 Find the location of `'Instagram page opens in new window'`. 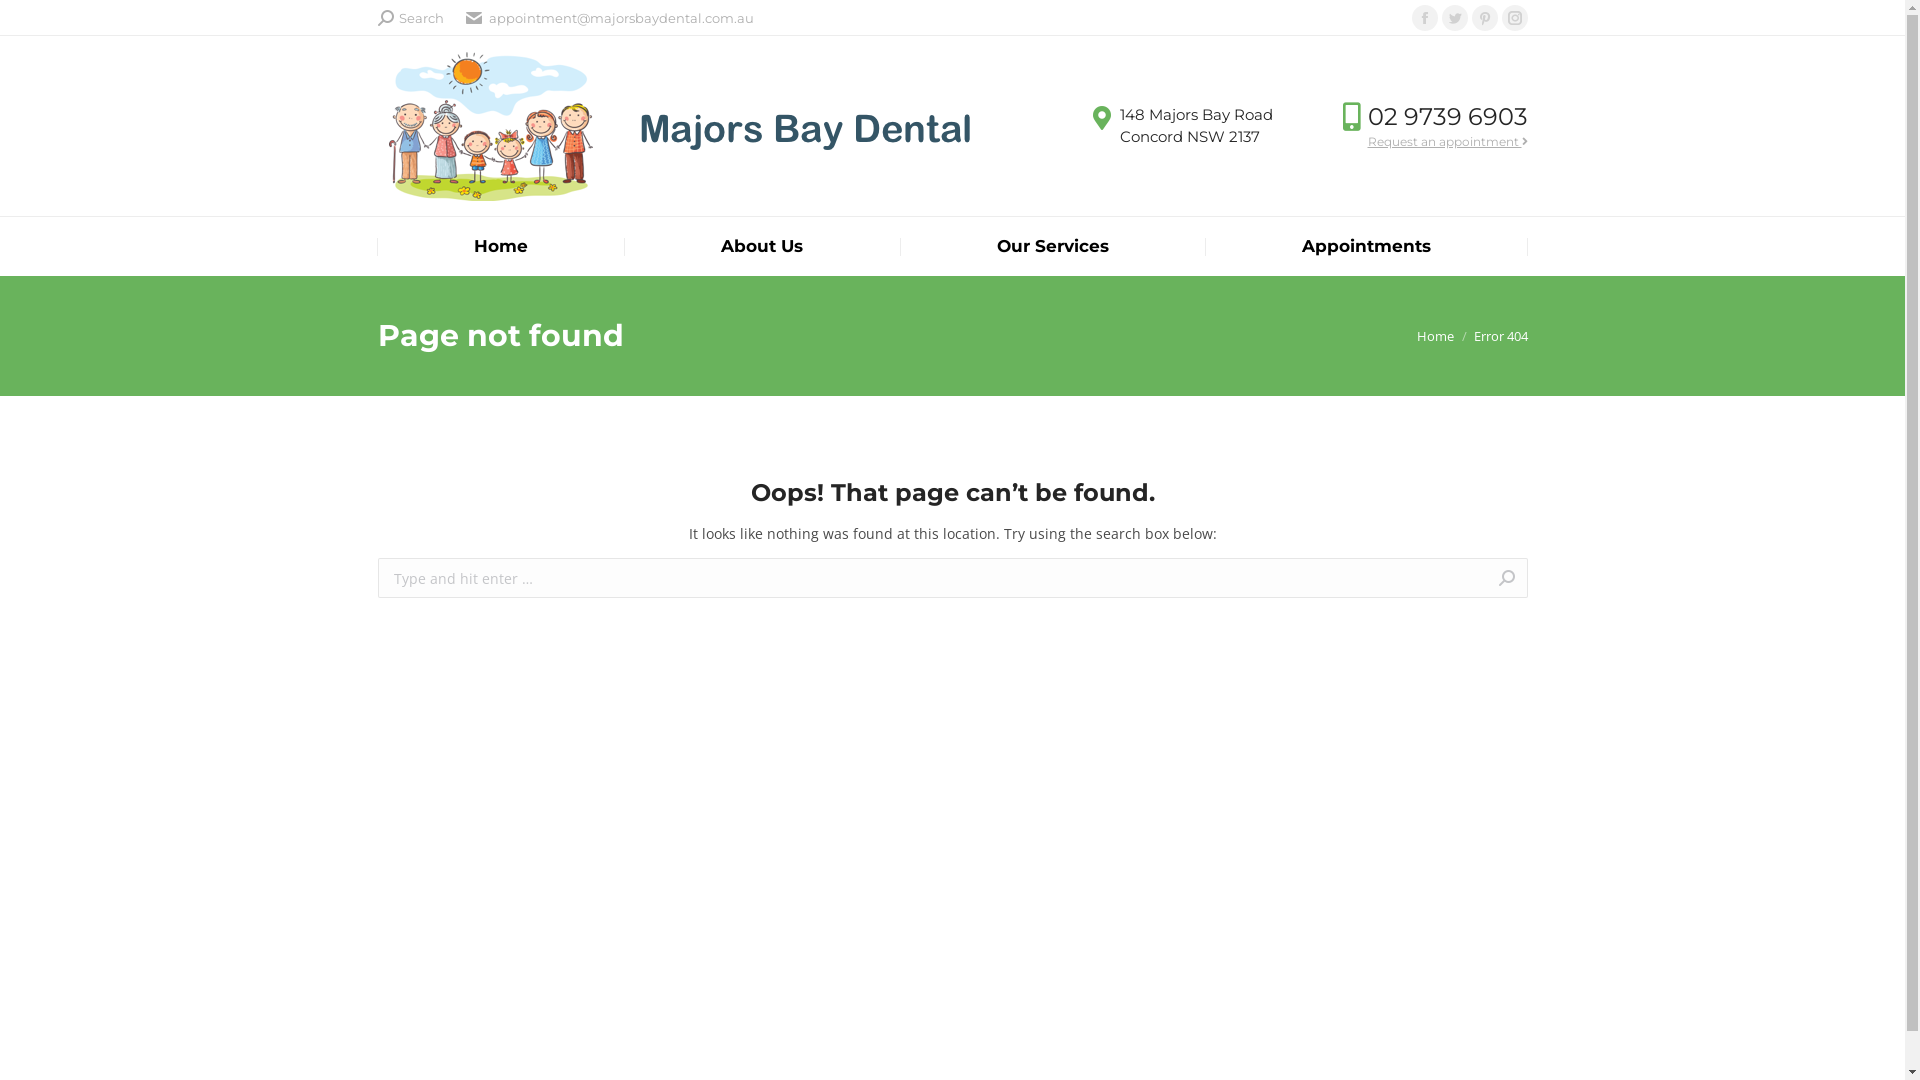

'Instagram page opens in new window' is located at coordinates (1515, 18).